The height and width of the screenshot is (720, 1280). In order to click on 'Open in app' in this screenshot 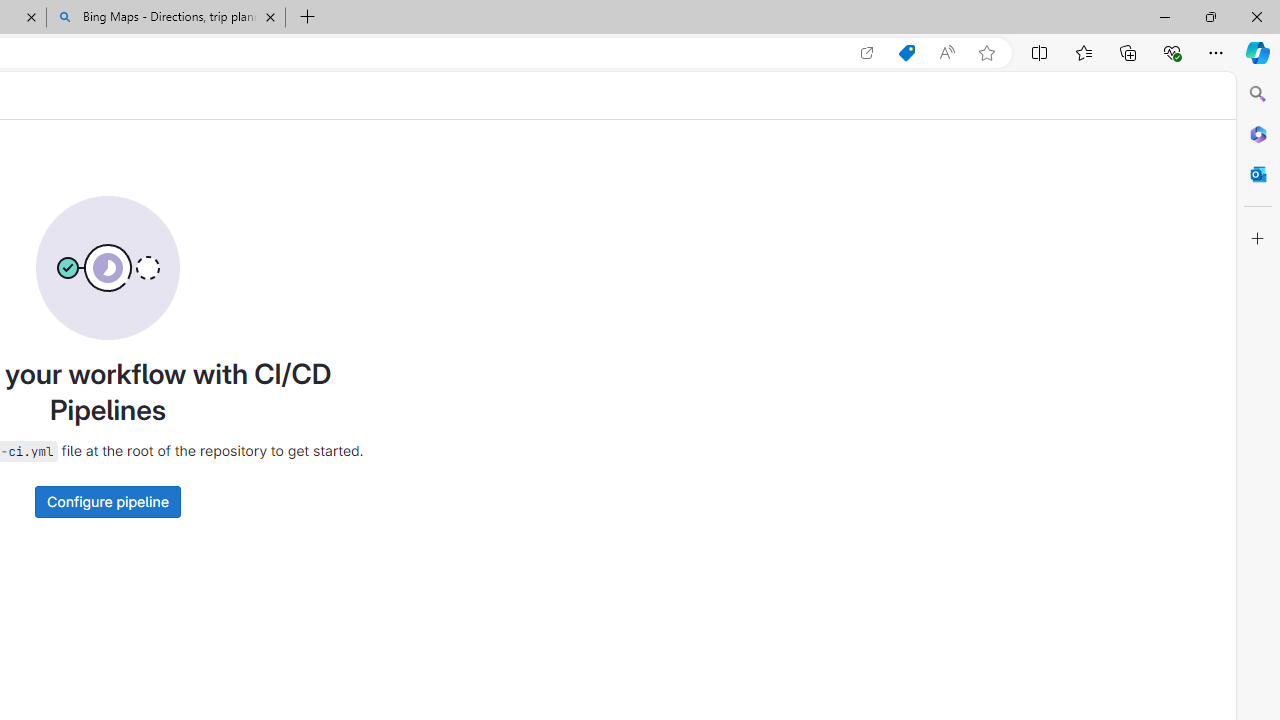, I will do `click(867, 52)`.